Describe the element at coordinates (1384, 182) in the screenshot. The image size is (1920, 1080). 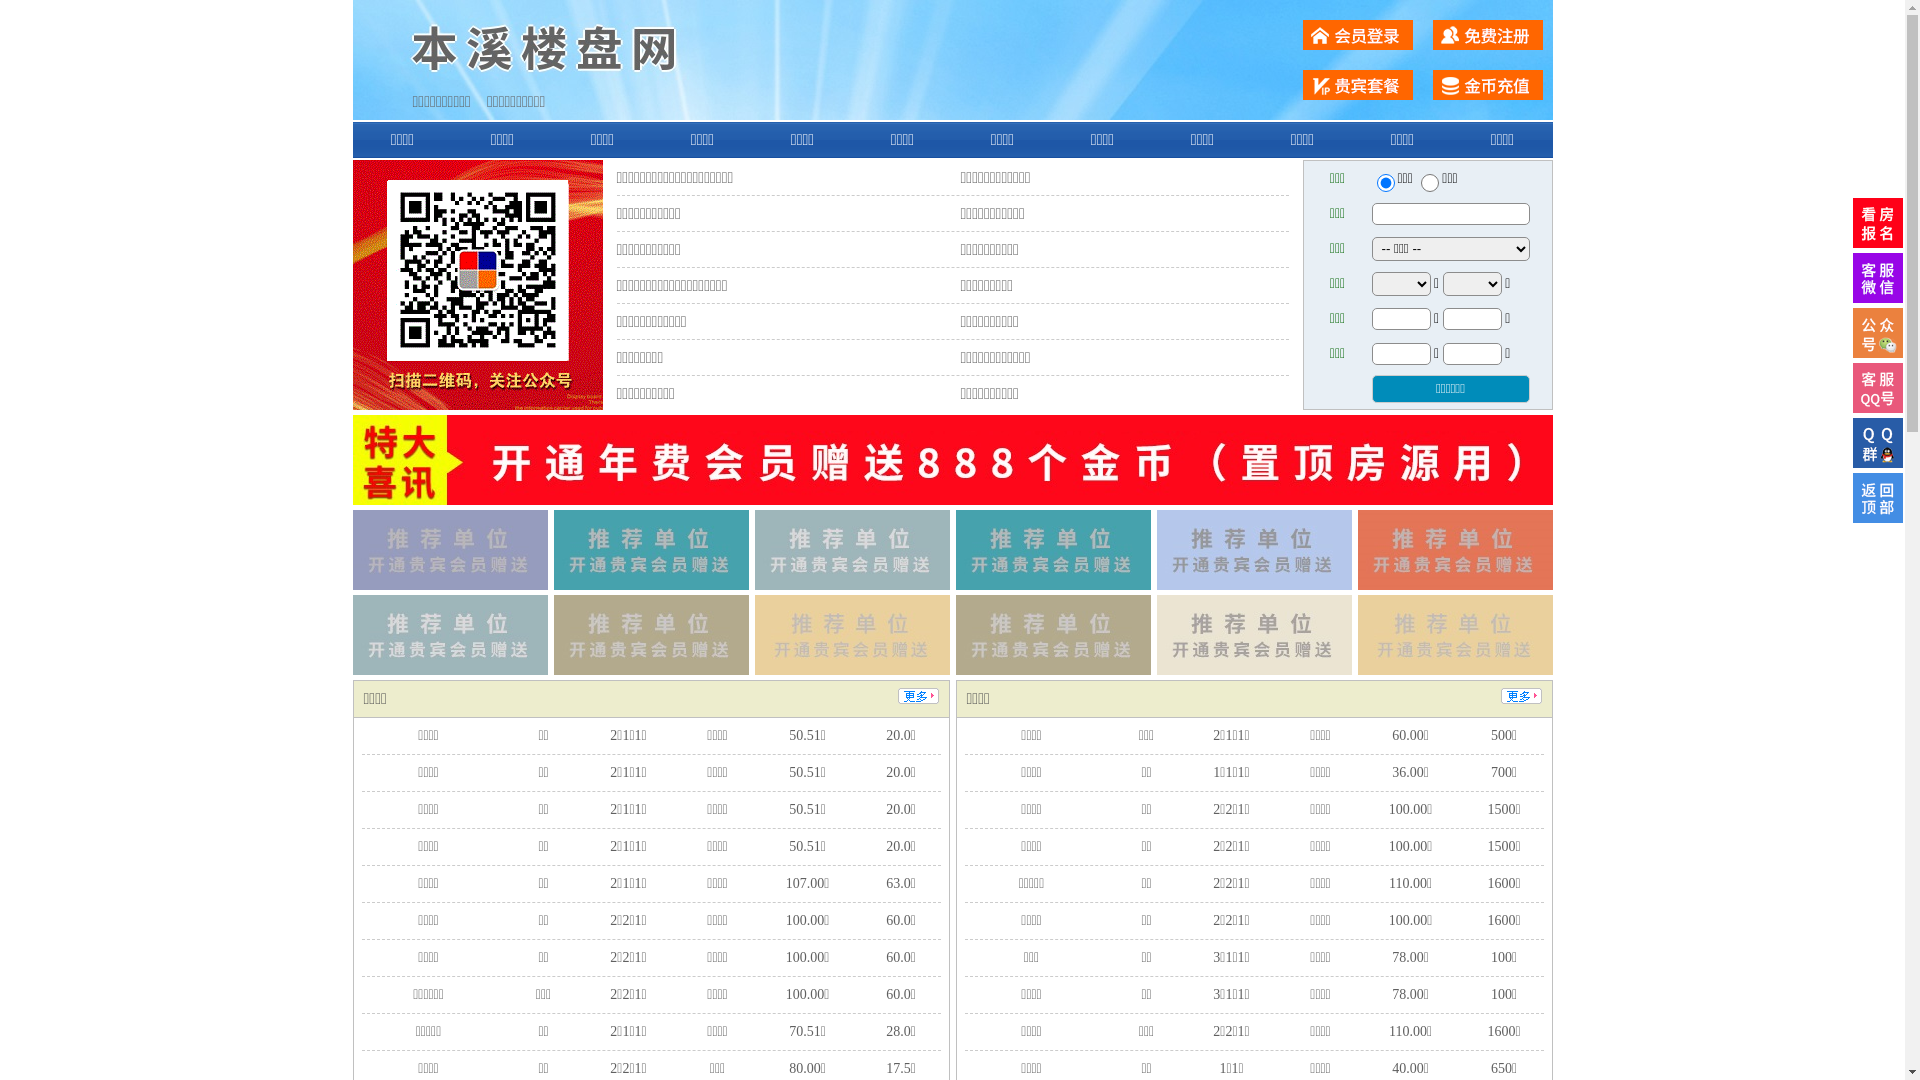
I see `'ershou'` at that location.